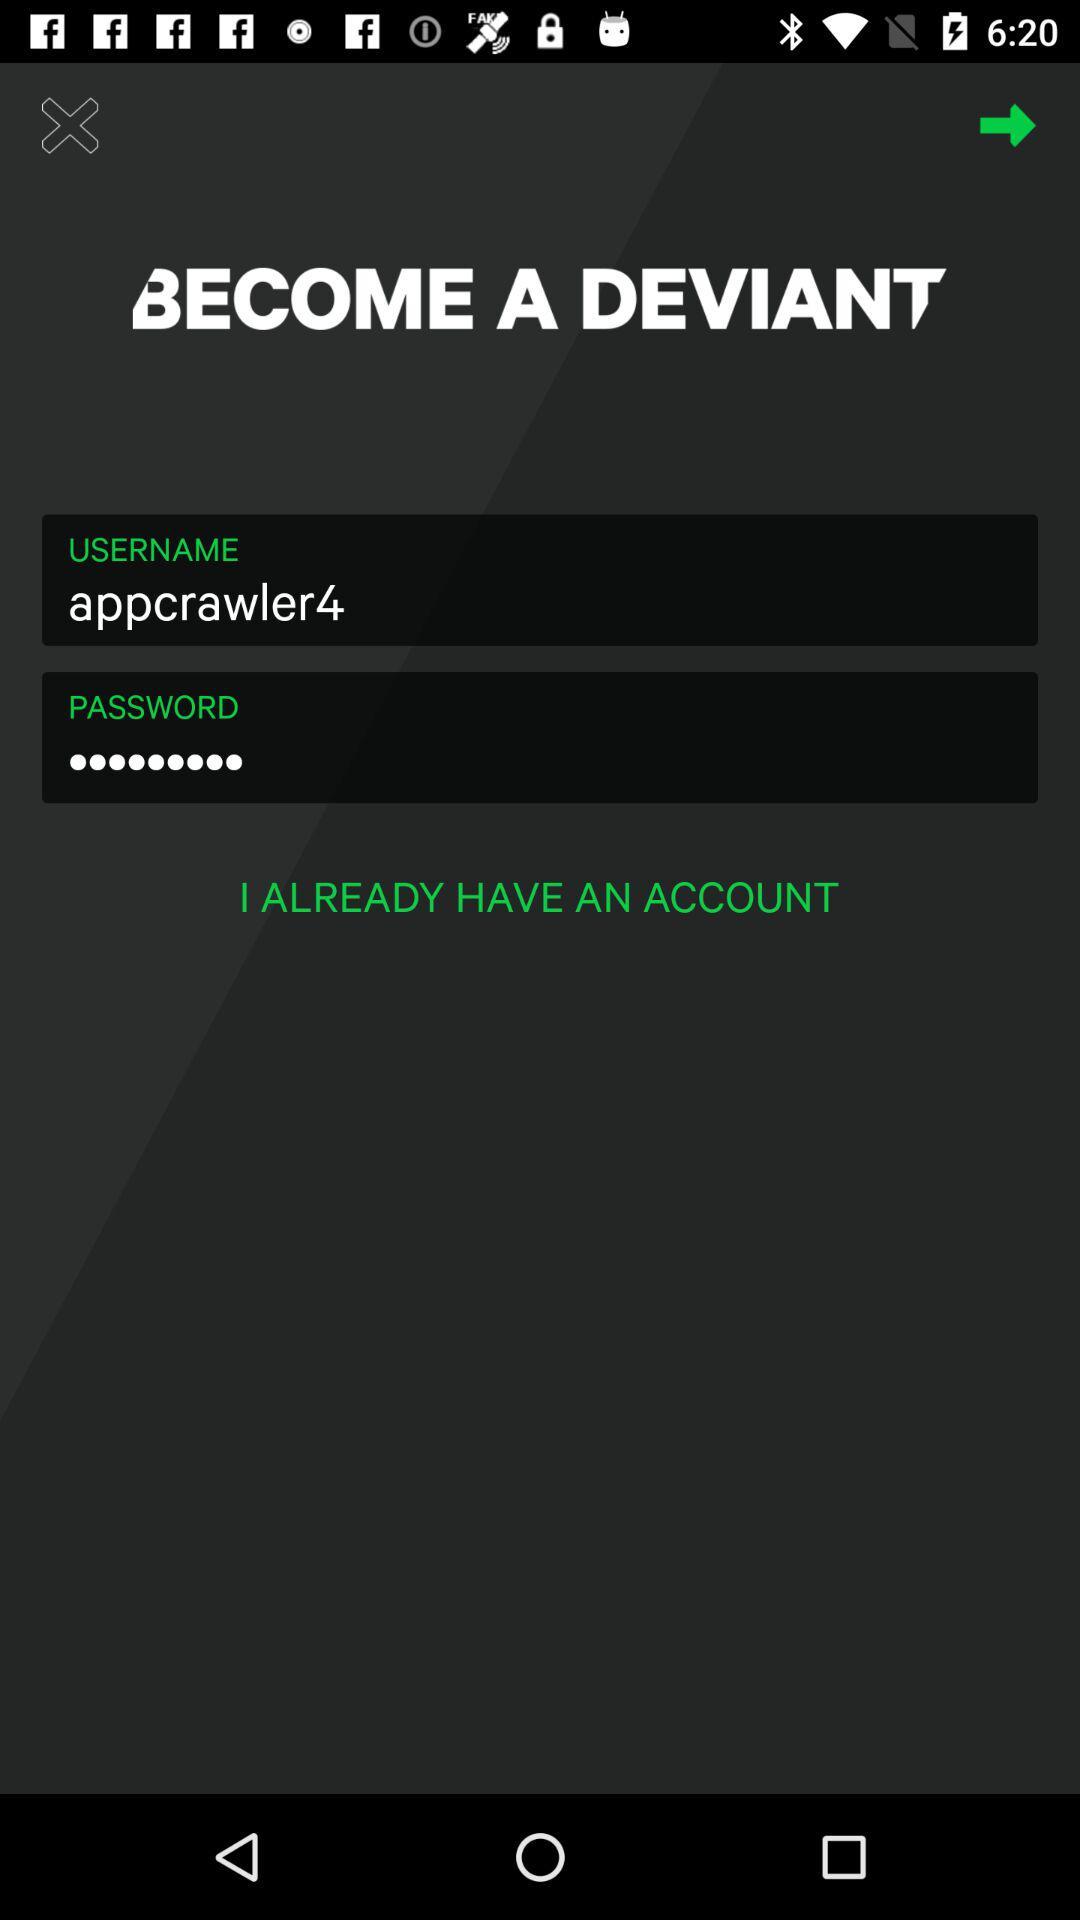 This screenshot has height=1920, width=1080. I want to click on the close icon, so click(69, 124).